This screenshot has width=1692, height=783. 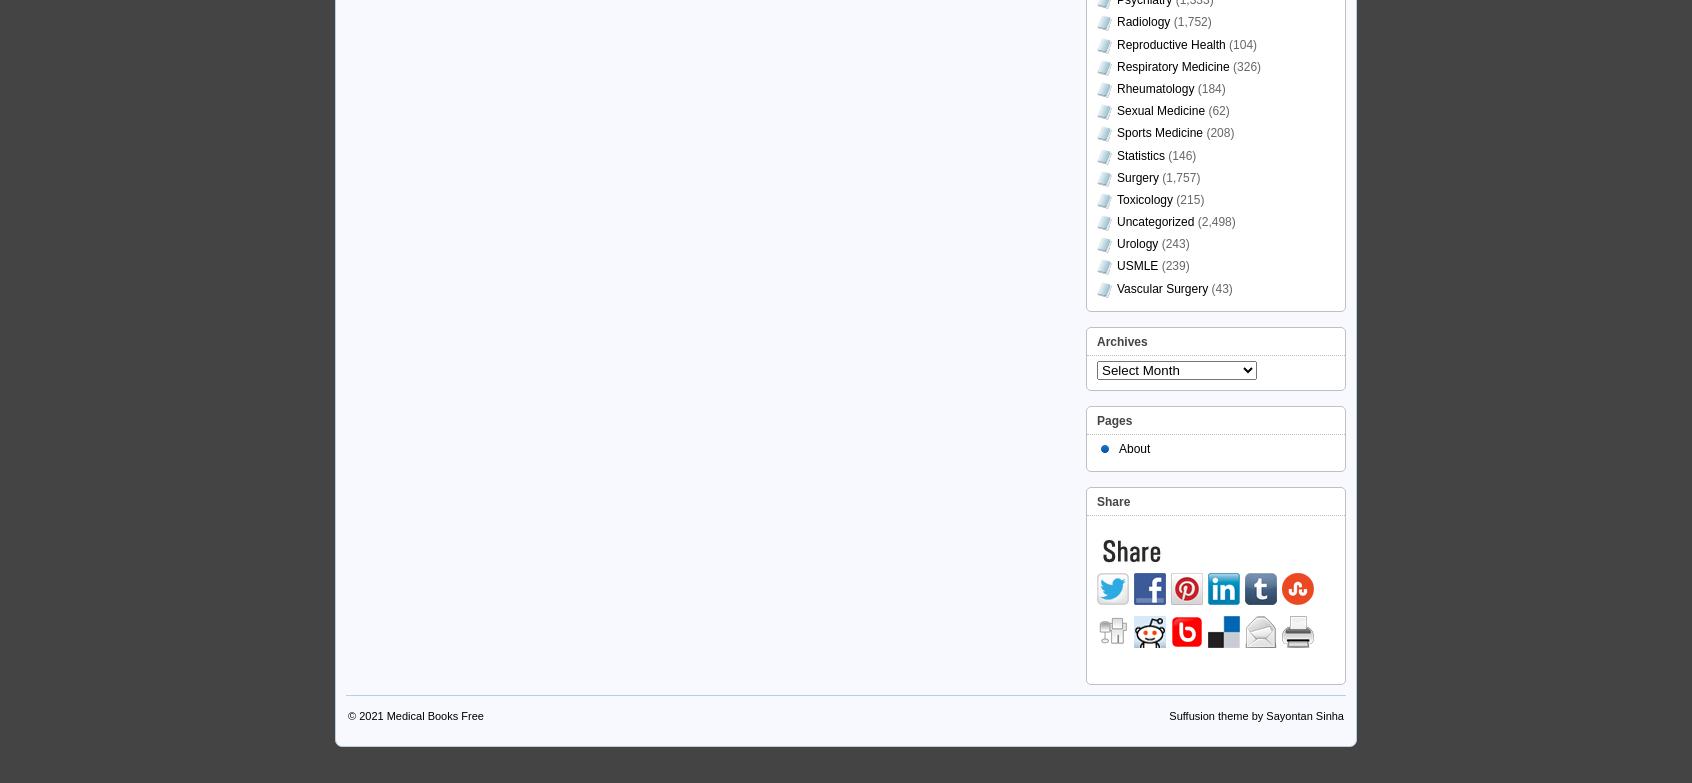 What do you see at coordinates (1159, 133) in the screenshot?
I see `'Sports Medicine'` at bounding box center [1159, 133].